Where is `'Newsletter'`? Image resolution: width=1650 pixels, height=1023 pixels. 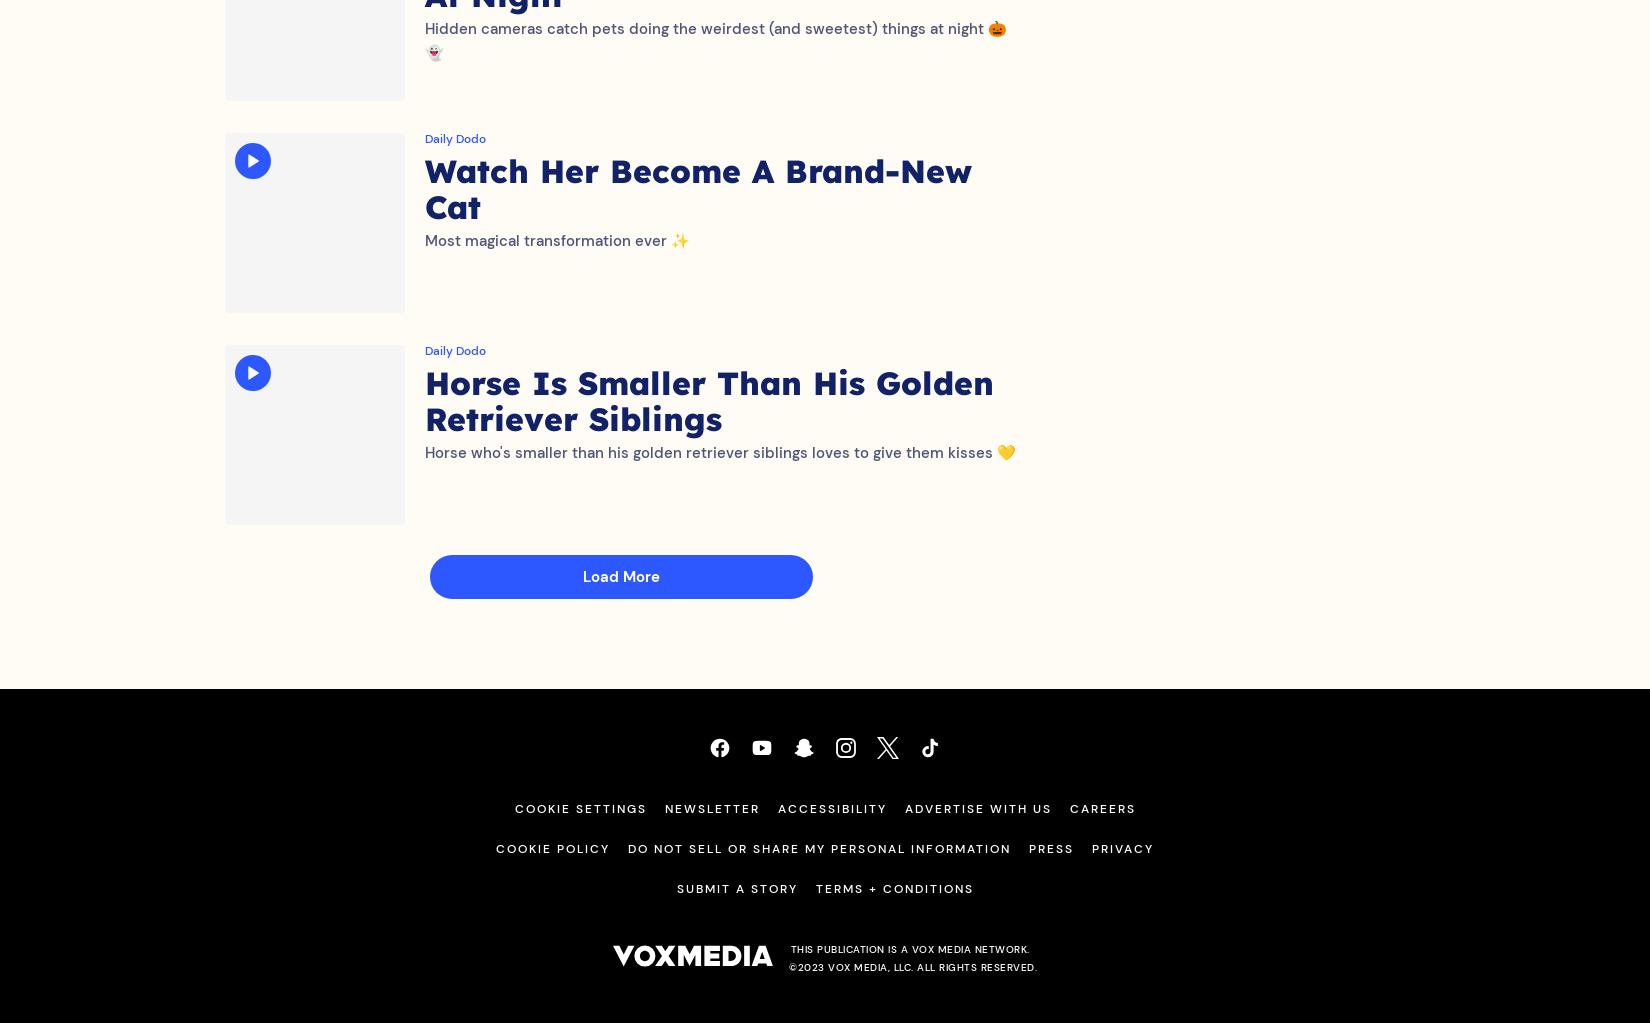
'Newsletter' is located at coordinates (710, 828).